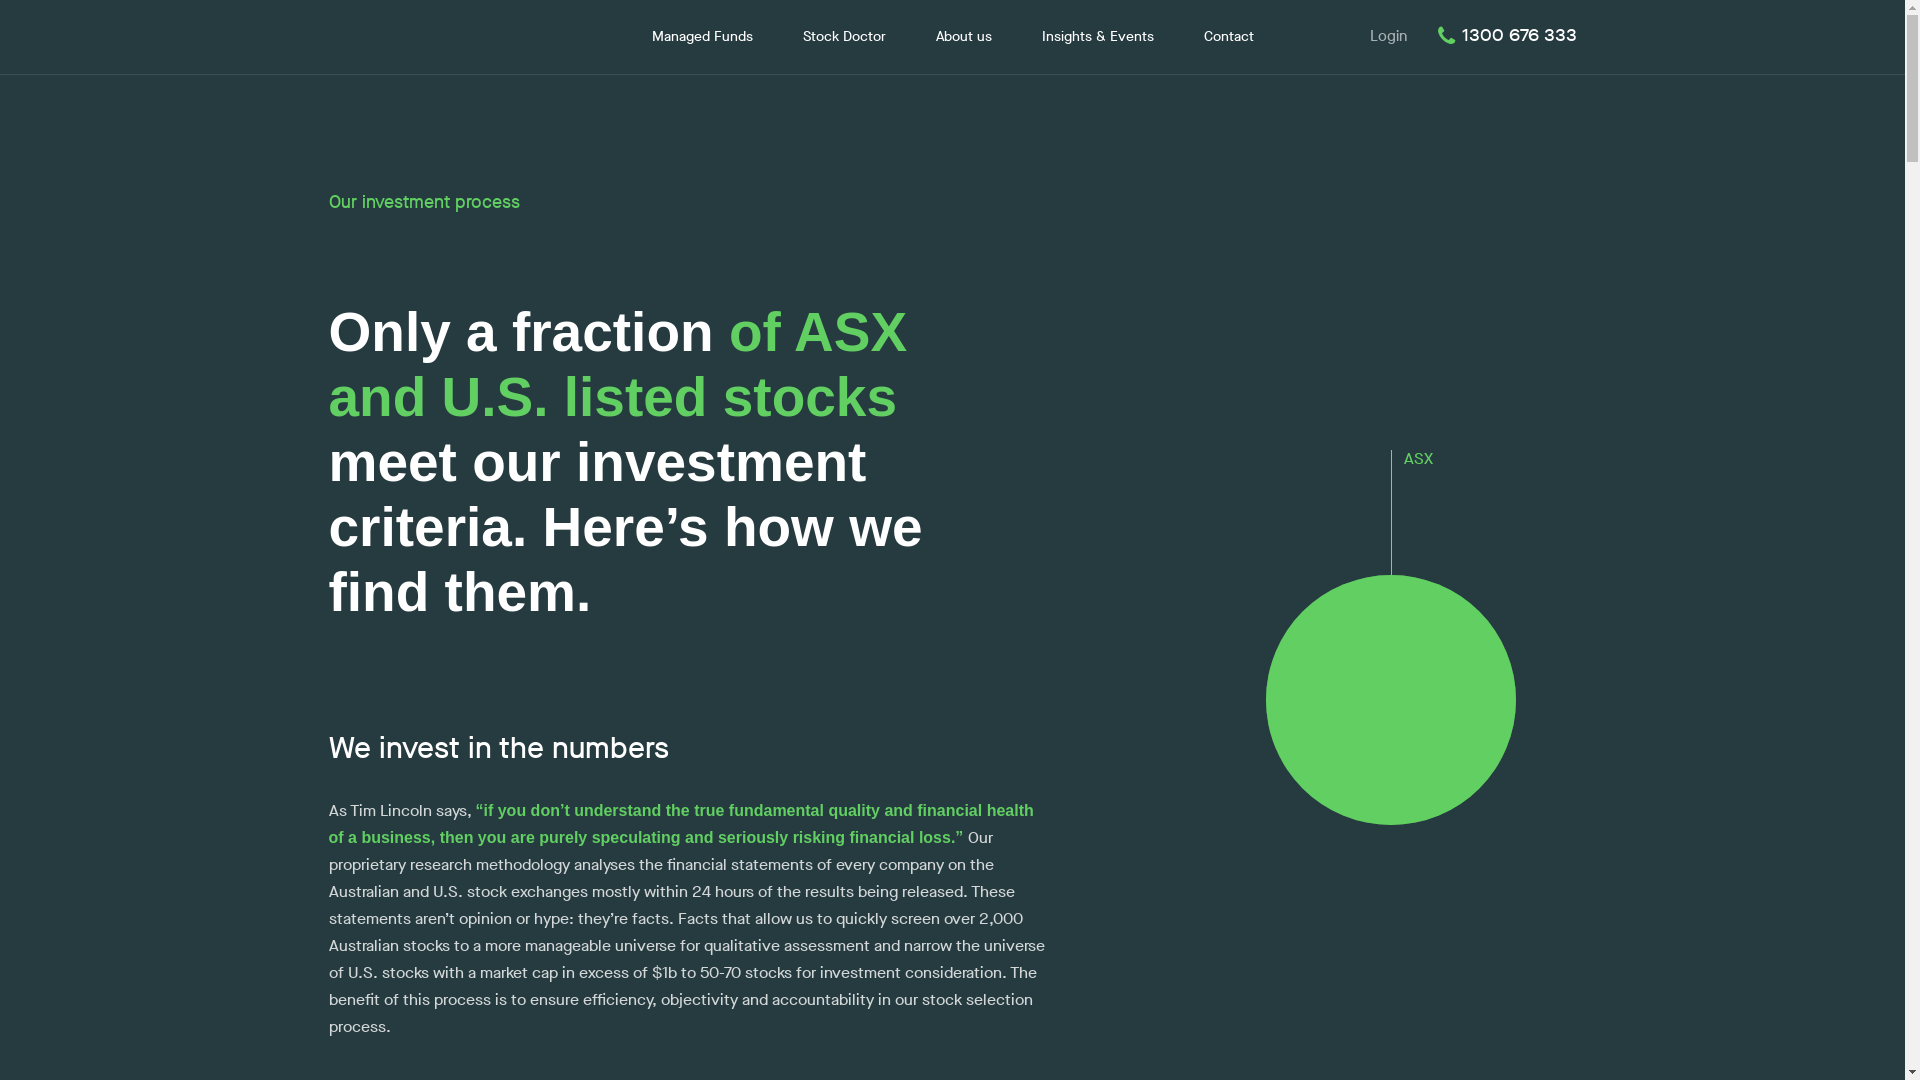  Describe the element at coordinates (1227, 37) in the screenshot. I see `'Contact'` at that location.